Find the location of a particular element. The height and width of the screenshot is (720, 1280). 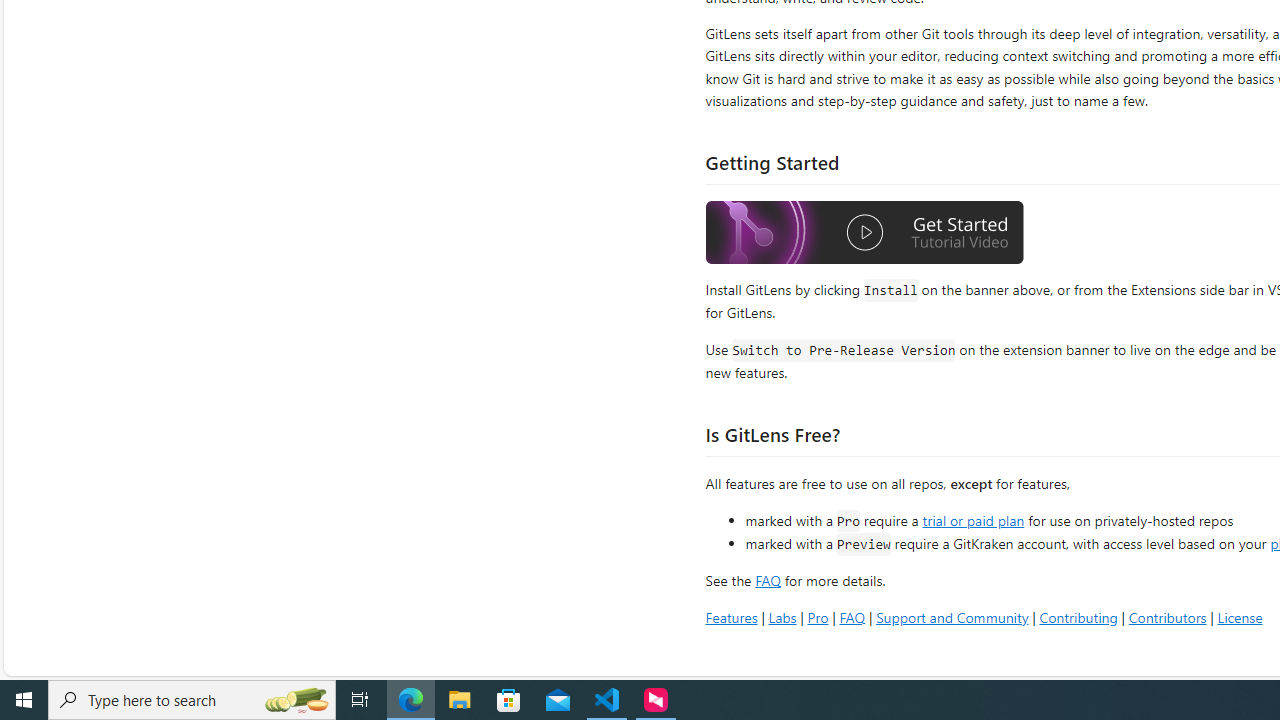

'Watch the GitLens Getting Started video' is located at coordinates (865, 232).